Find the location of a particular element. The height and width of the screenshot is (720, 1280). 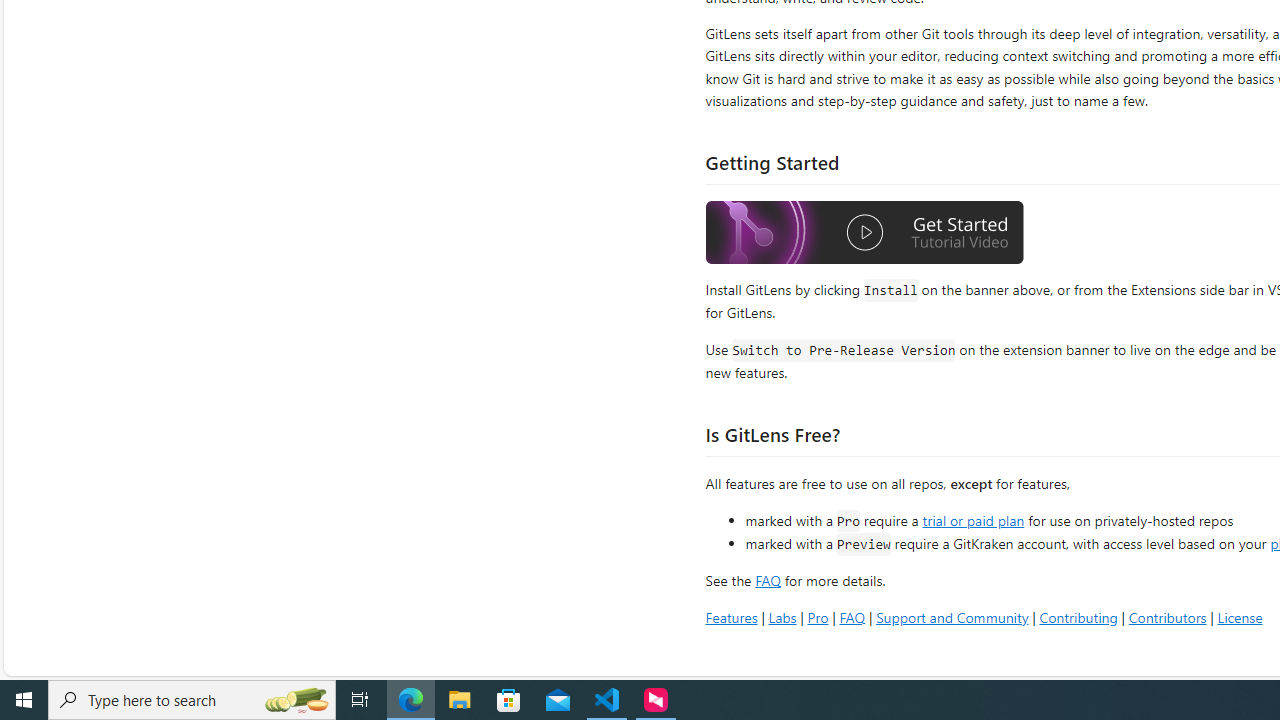

'Watch the GitLens Getting Started video' is located at coordinates (865, 232).